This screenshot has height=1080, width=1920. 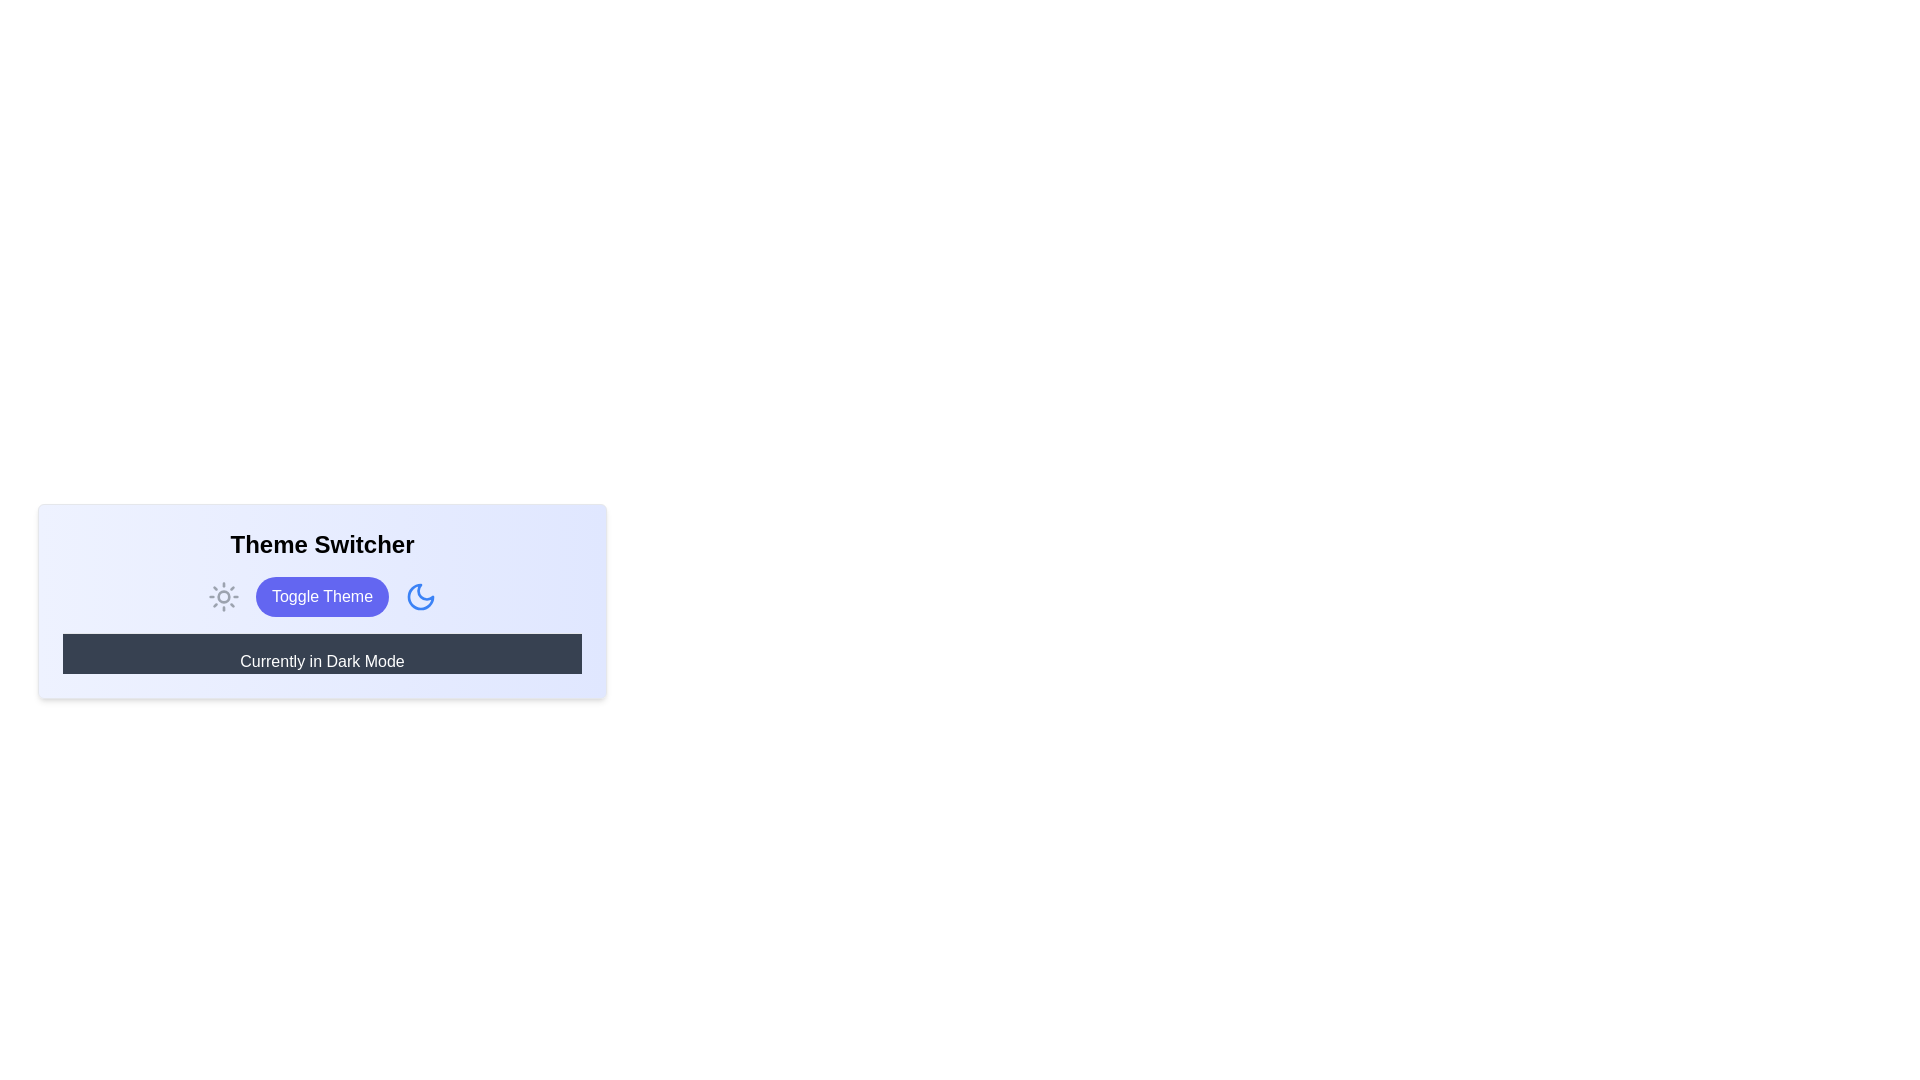 What do you see at coordinates (322, 596) in the screenshot?
I see `the 'Toggle Theme' button, which is the central component of the Interactive Group with Button` at bounding box center [322, 596].